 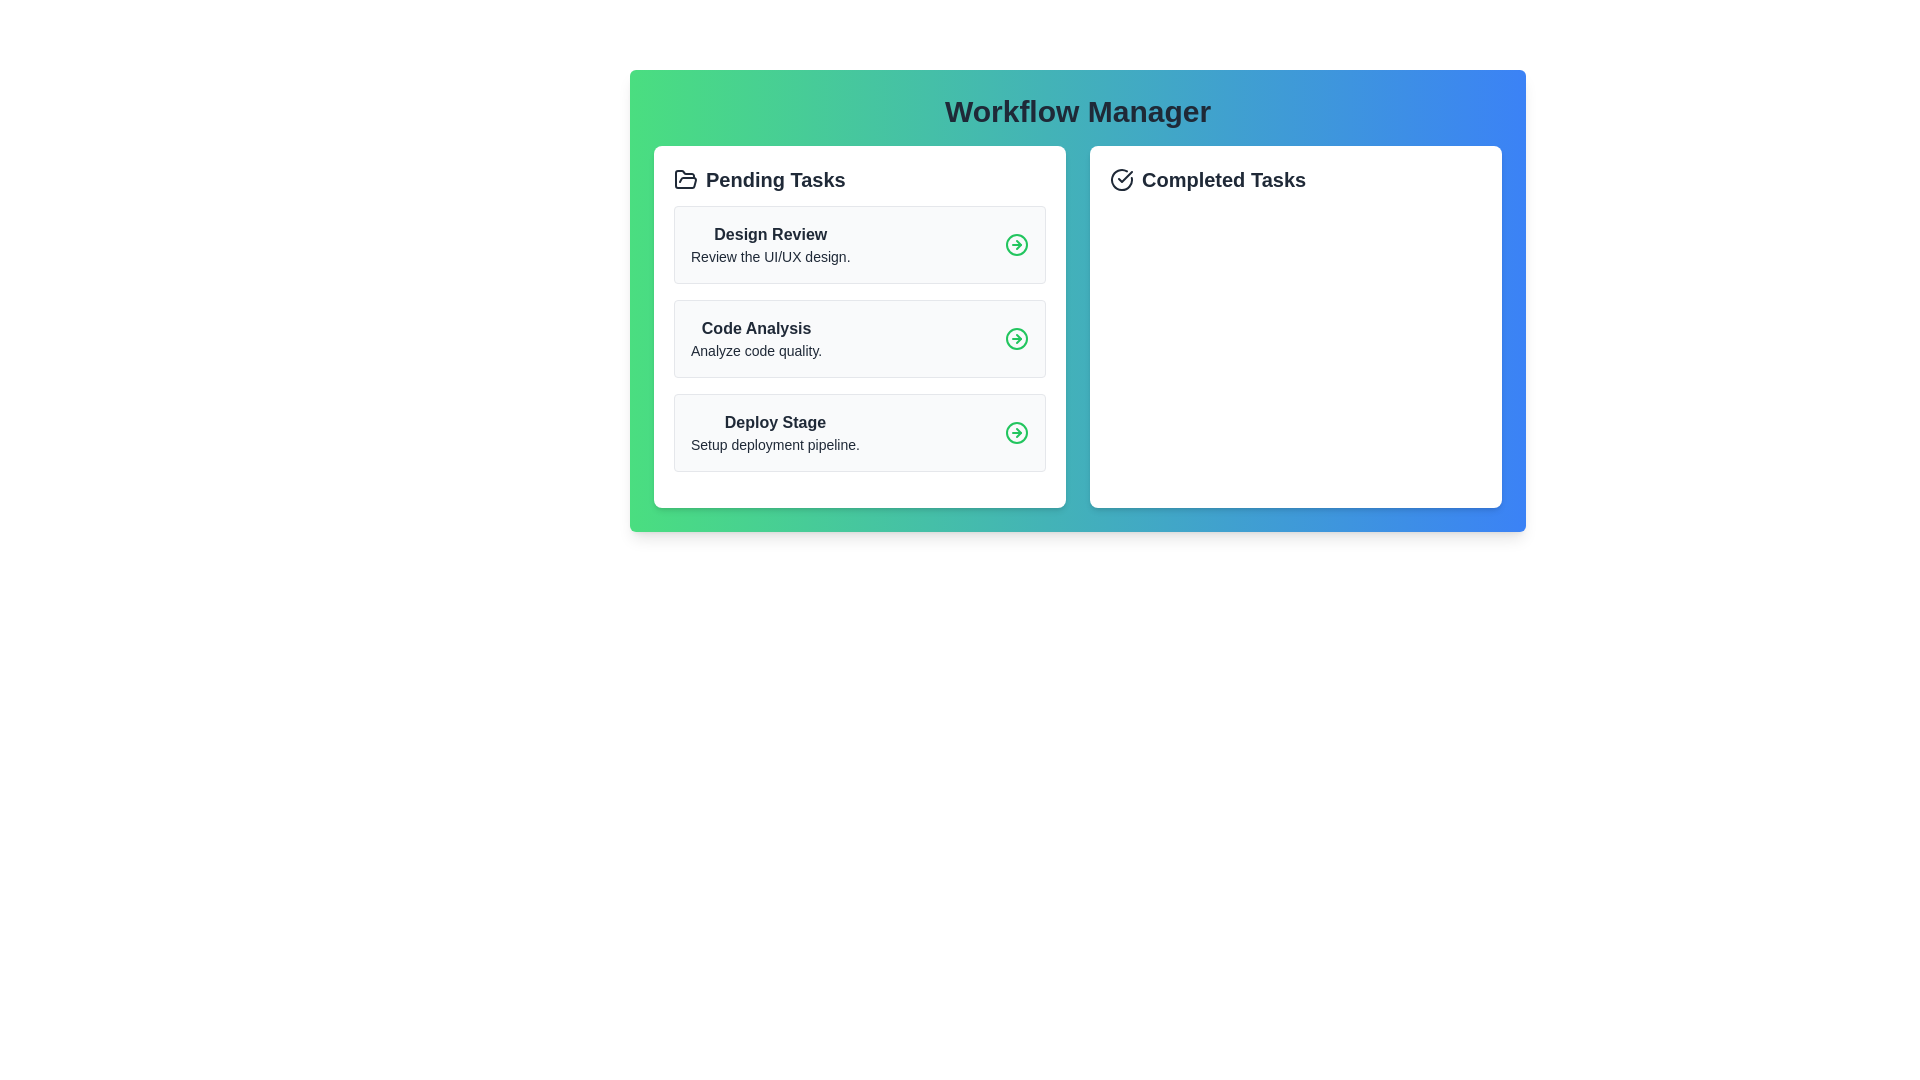 I want to click on the circular decorative element resembling an arrow within the second task entry of the 'Pending Tasks' list to bring up context options, so click(x=1017, y=338).